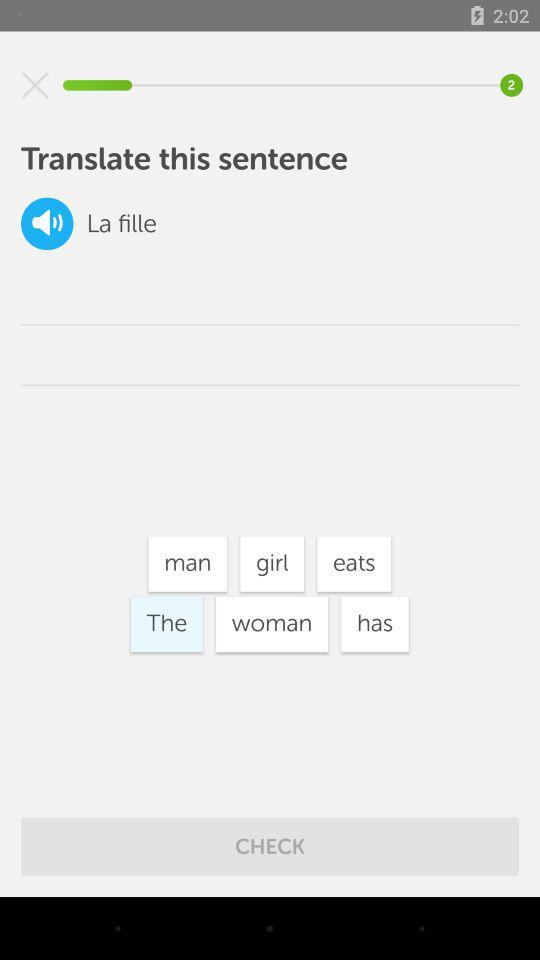 This screenshot has height=960, width=540. I want to click on item to the left of has item, so click(271, 623).